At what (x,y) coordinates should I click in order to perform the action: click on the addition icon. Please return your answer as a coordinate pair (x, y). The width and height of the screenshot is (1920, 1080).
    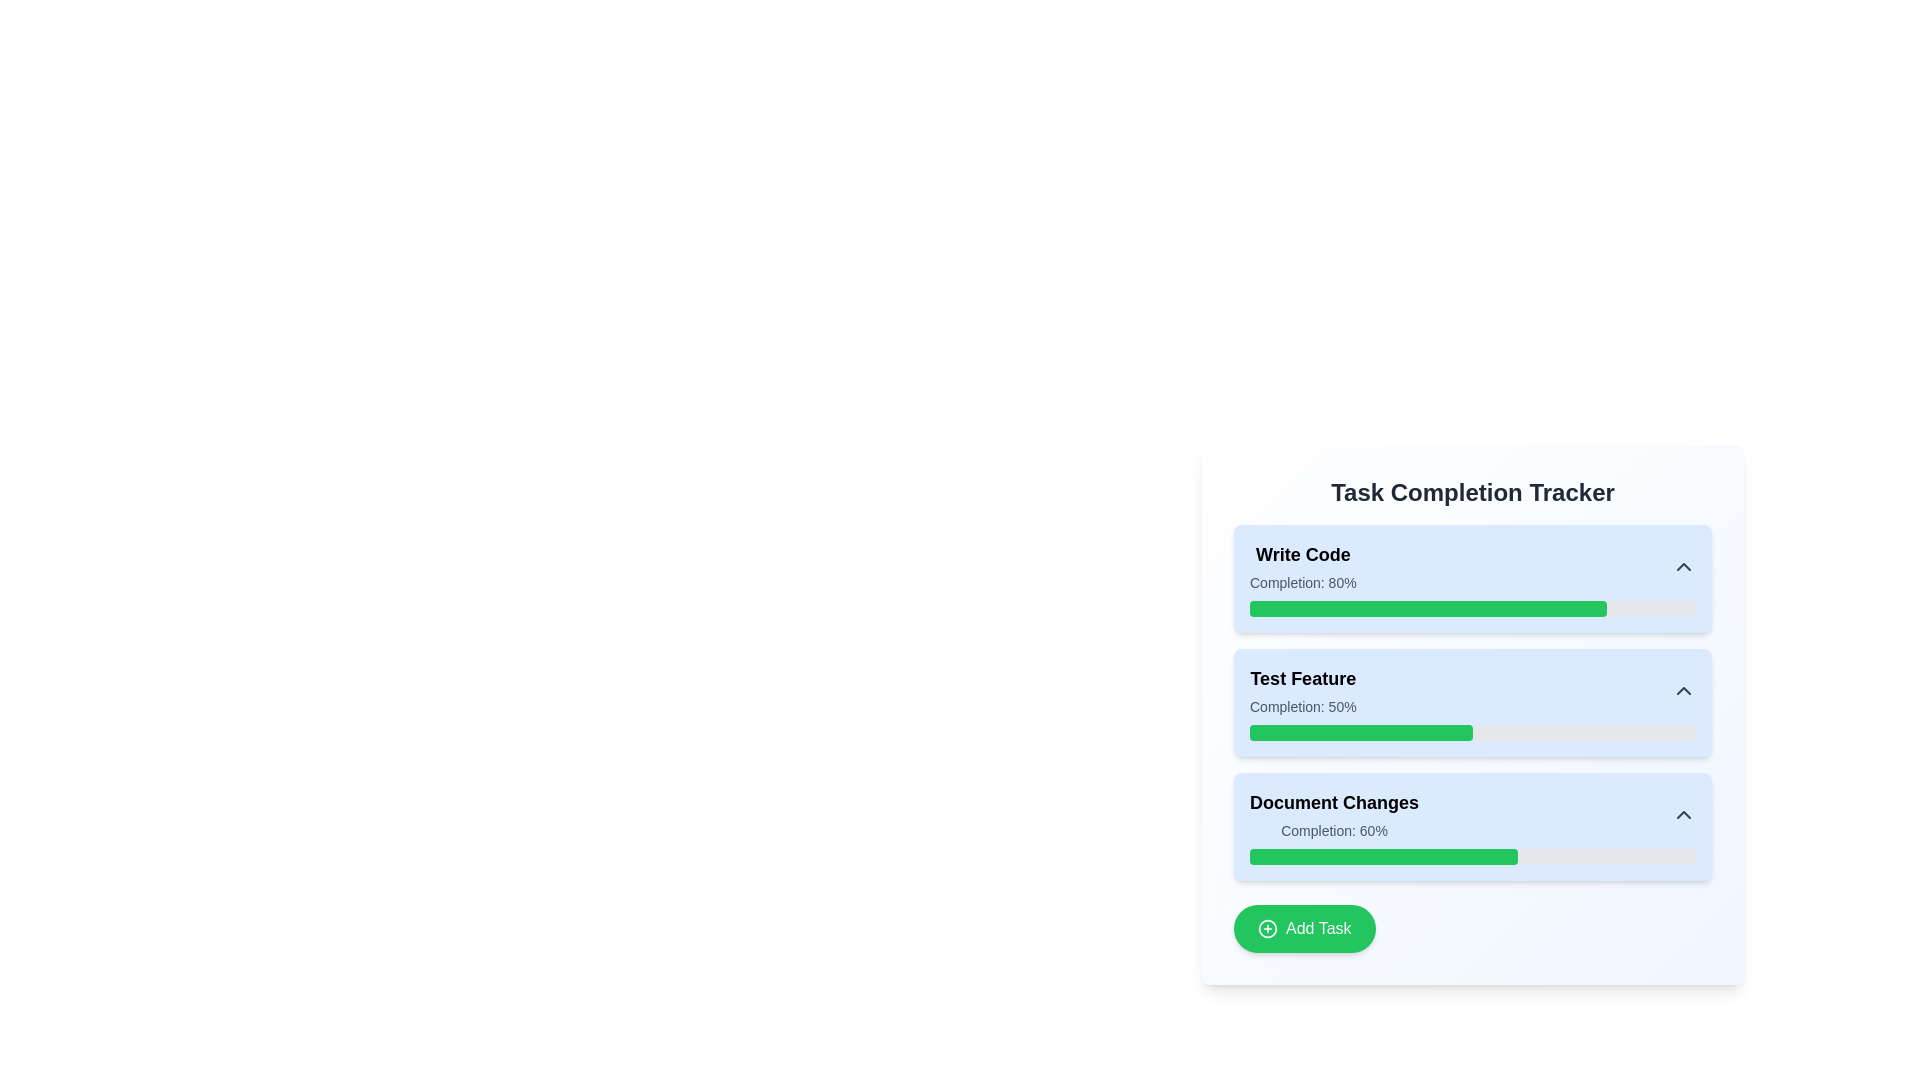
    Looking at the image, I should click on (1266, 929).